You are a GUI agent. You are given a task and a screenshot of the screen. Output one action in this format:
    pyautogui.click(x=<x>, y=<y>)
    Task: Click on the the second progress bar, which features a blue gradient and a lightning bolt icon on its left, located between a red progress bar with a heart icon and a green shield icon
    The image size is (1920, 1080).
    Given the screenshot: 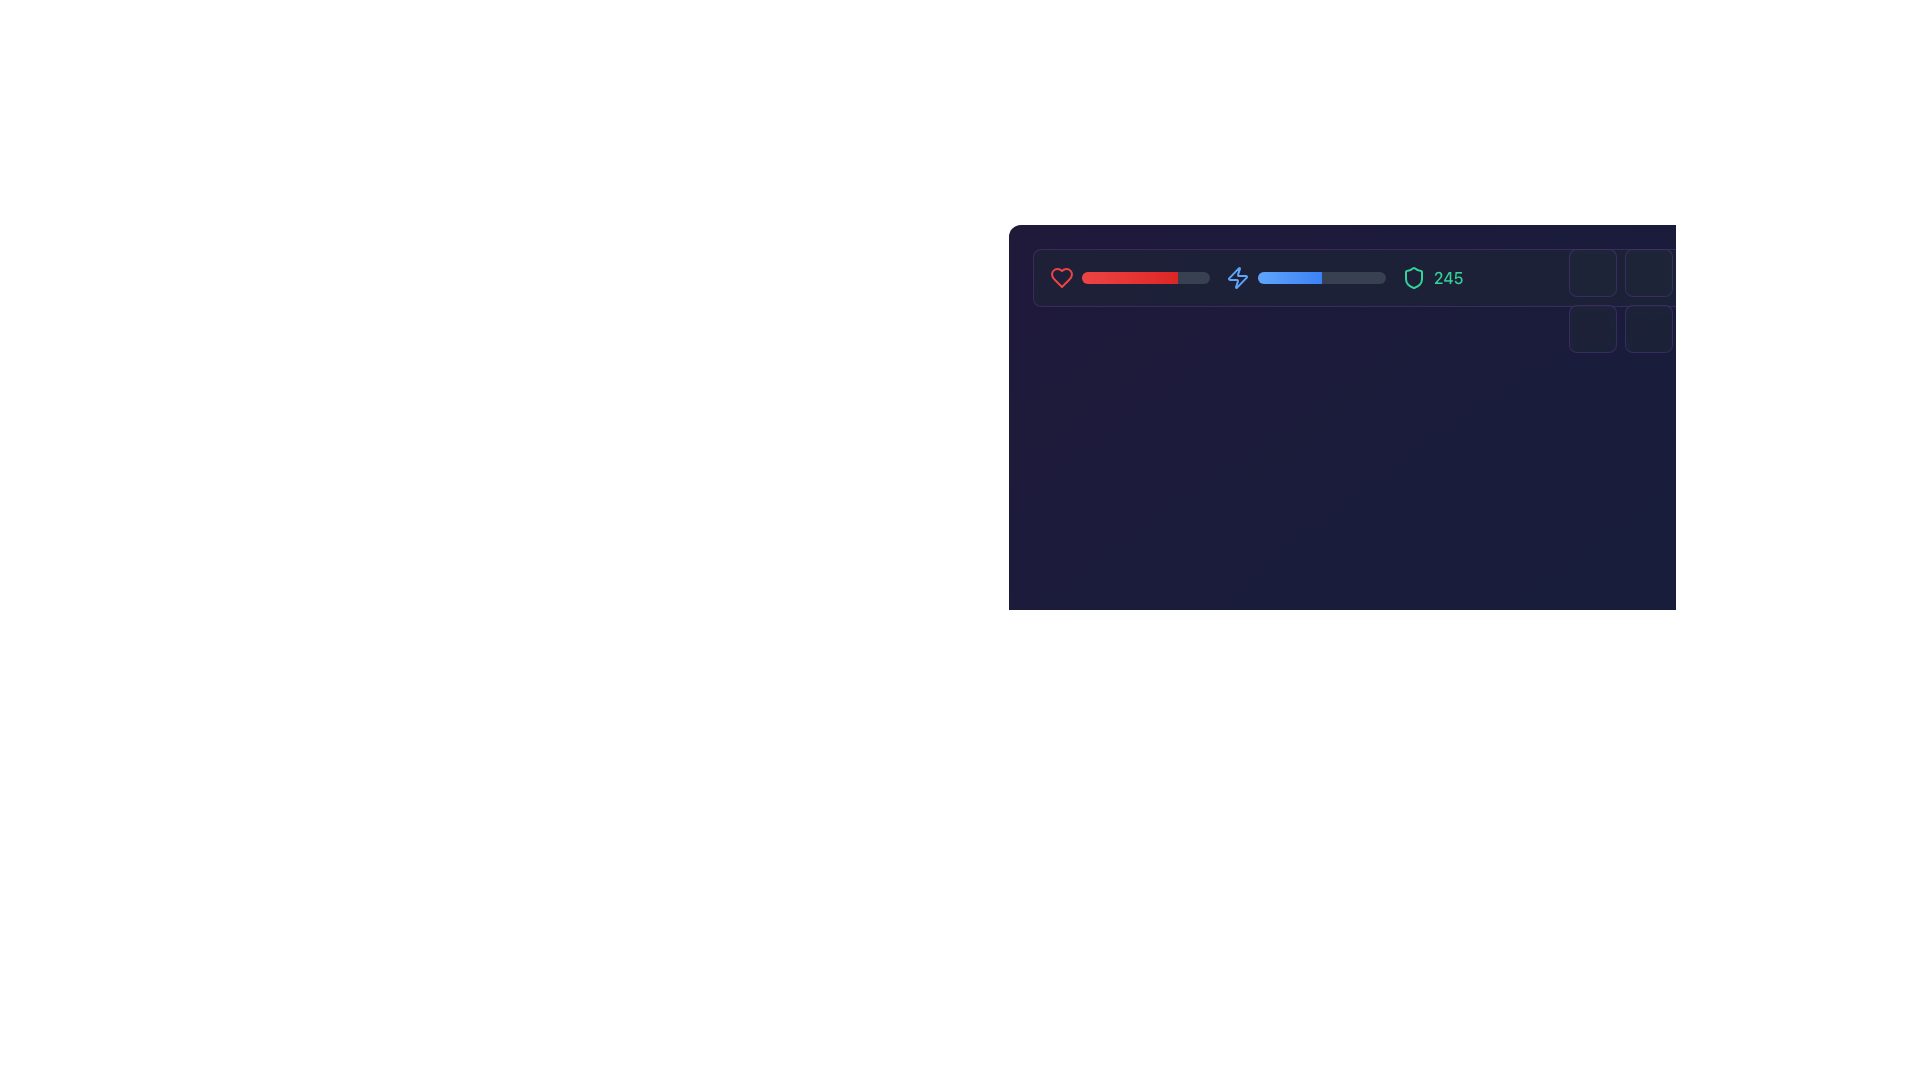 What is the action you would take?
    pyautogui.click(x=1305, y=277)
    